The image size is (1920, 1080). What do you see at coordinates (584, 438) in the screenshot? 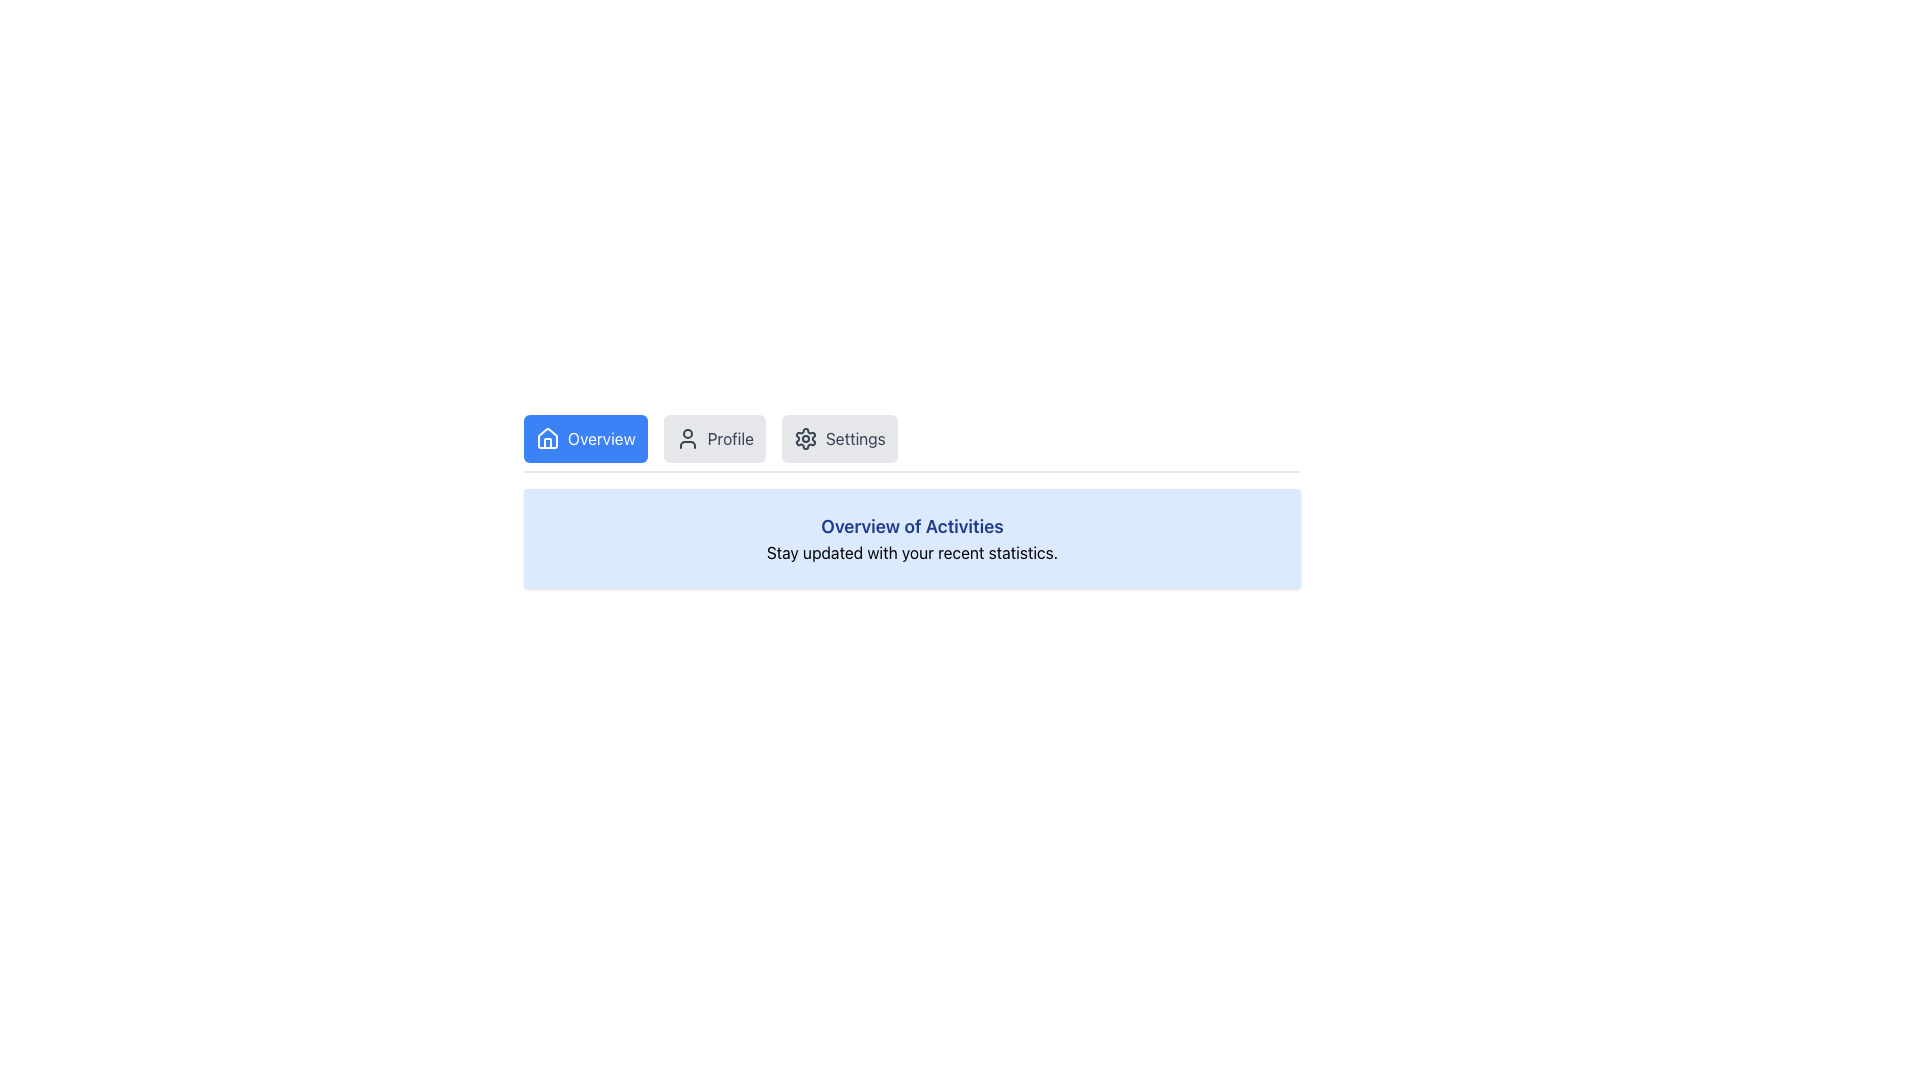
I see `the 'Overview' navigation button located at the top-left of the bordered section` at bounding box center [584, 438].